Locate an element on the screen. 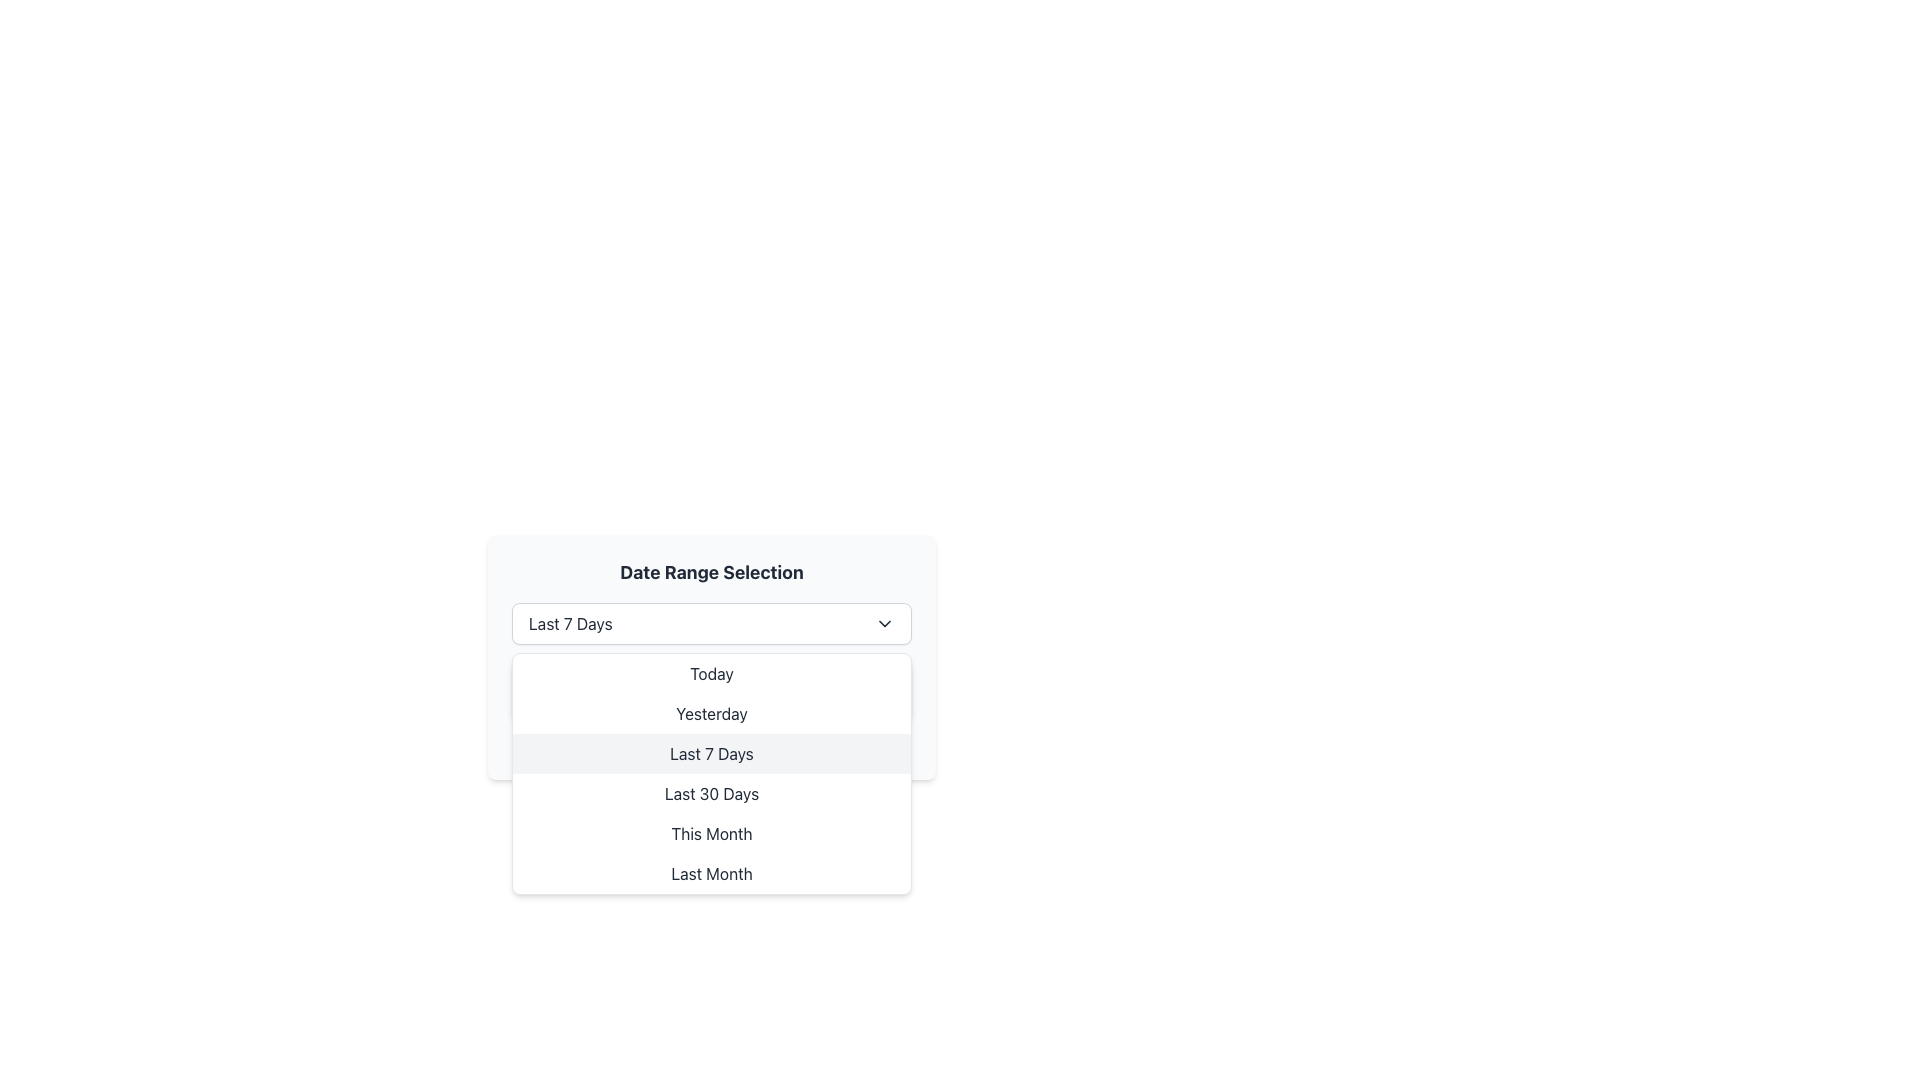 This screenshot has width=1920, height=1080. the third option in the dropdown menu is located at coordinates (711, 753).